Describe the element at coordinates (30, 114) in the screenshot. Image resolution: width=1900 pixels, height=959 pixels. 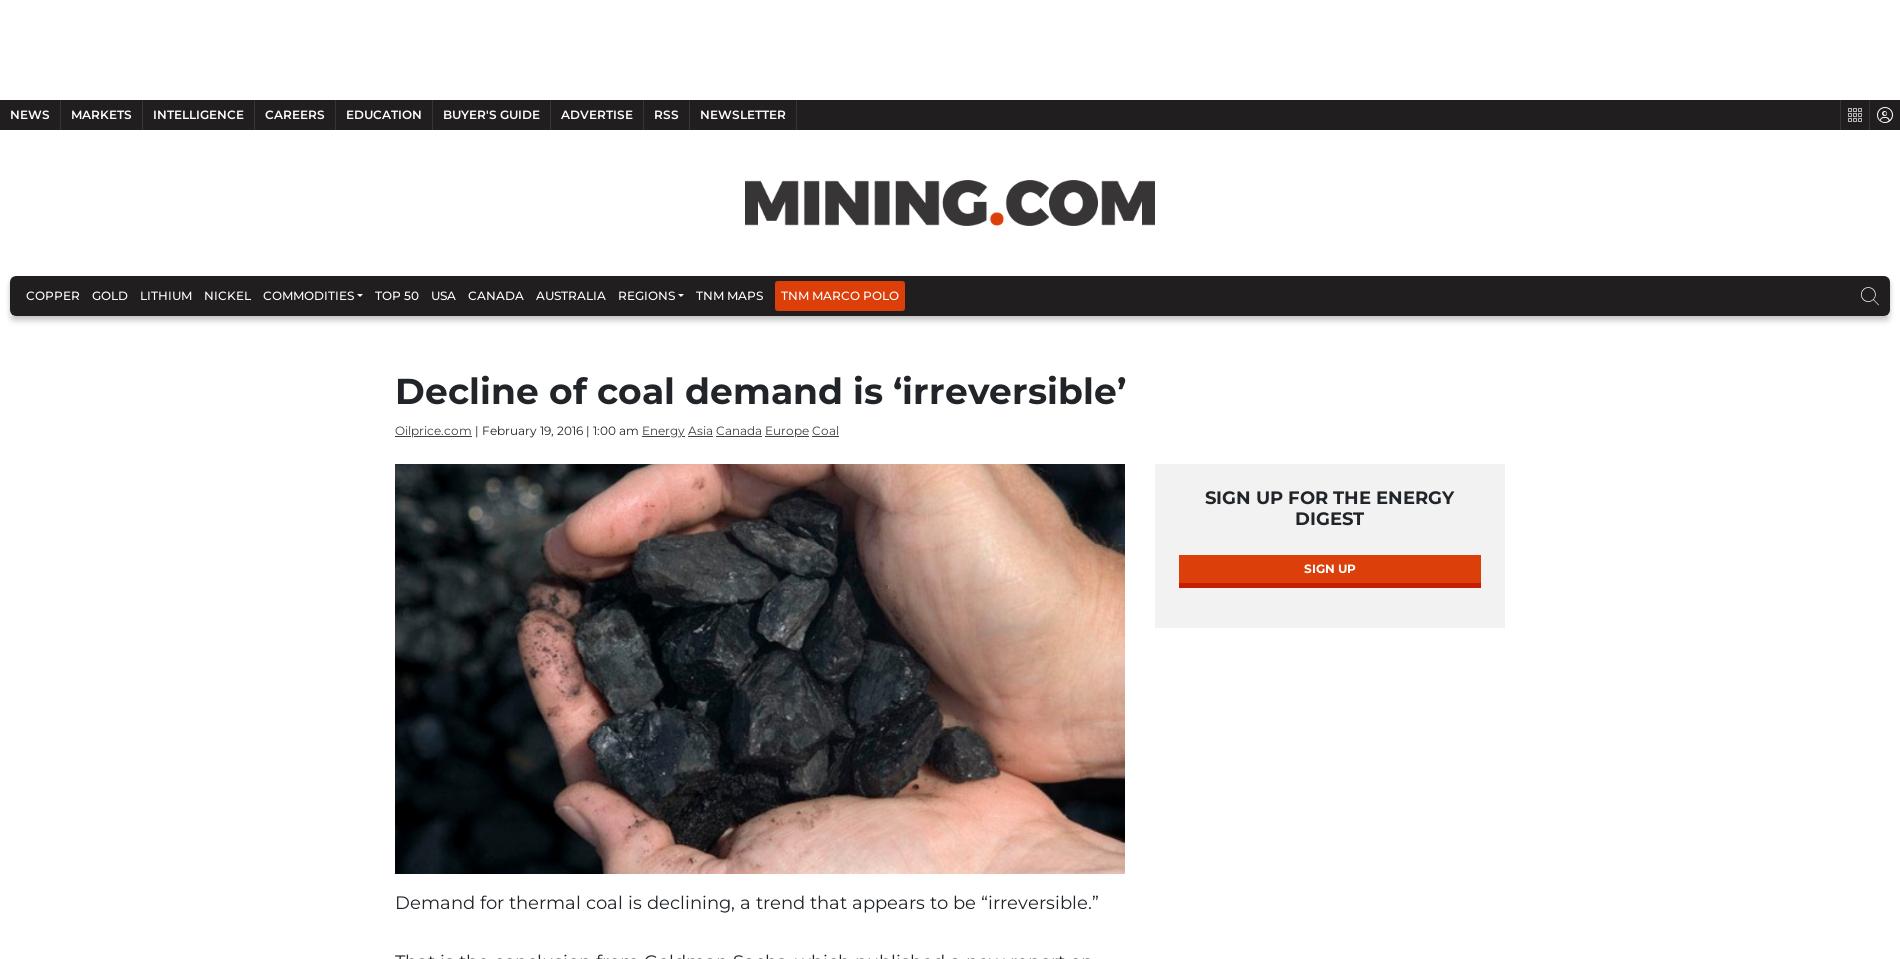
I see `'News'` at that location.